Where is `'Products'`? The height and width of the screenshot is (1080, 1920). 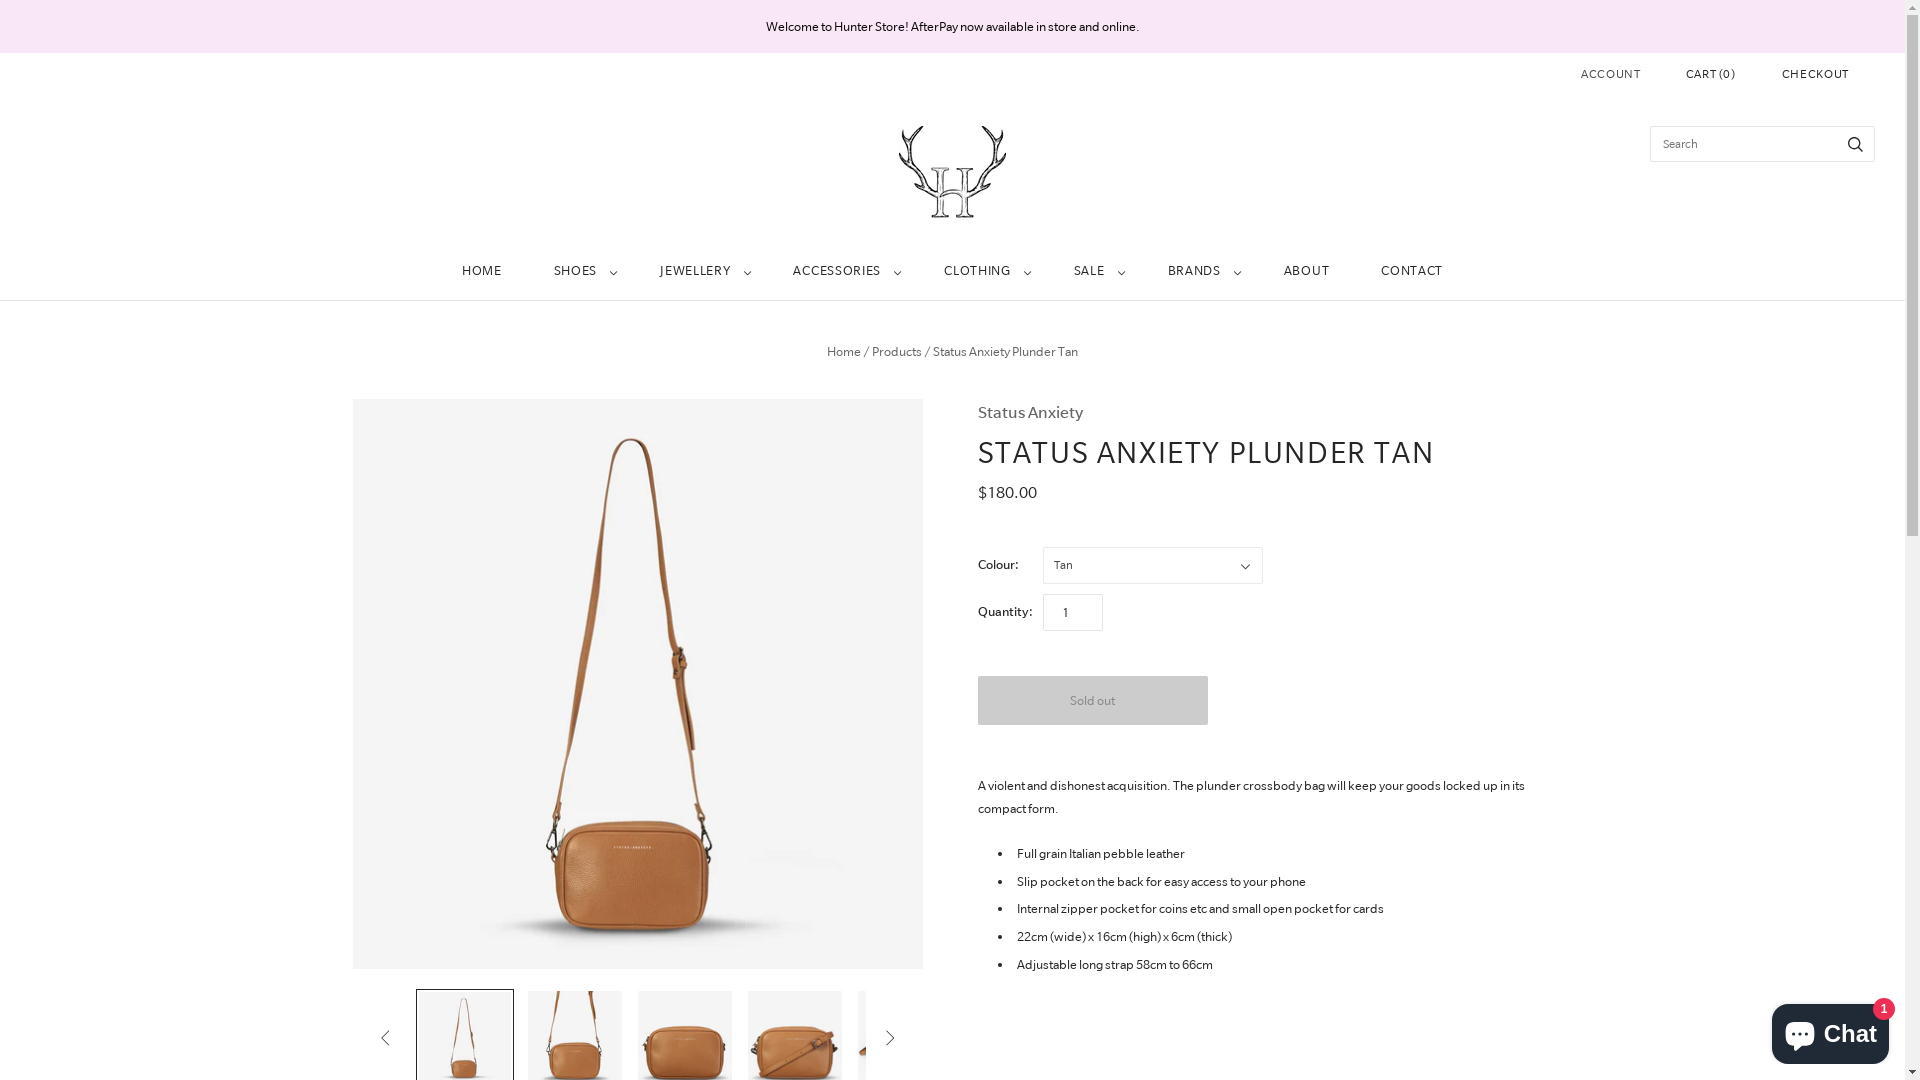
'Products' is located at coordinates (896, 350).